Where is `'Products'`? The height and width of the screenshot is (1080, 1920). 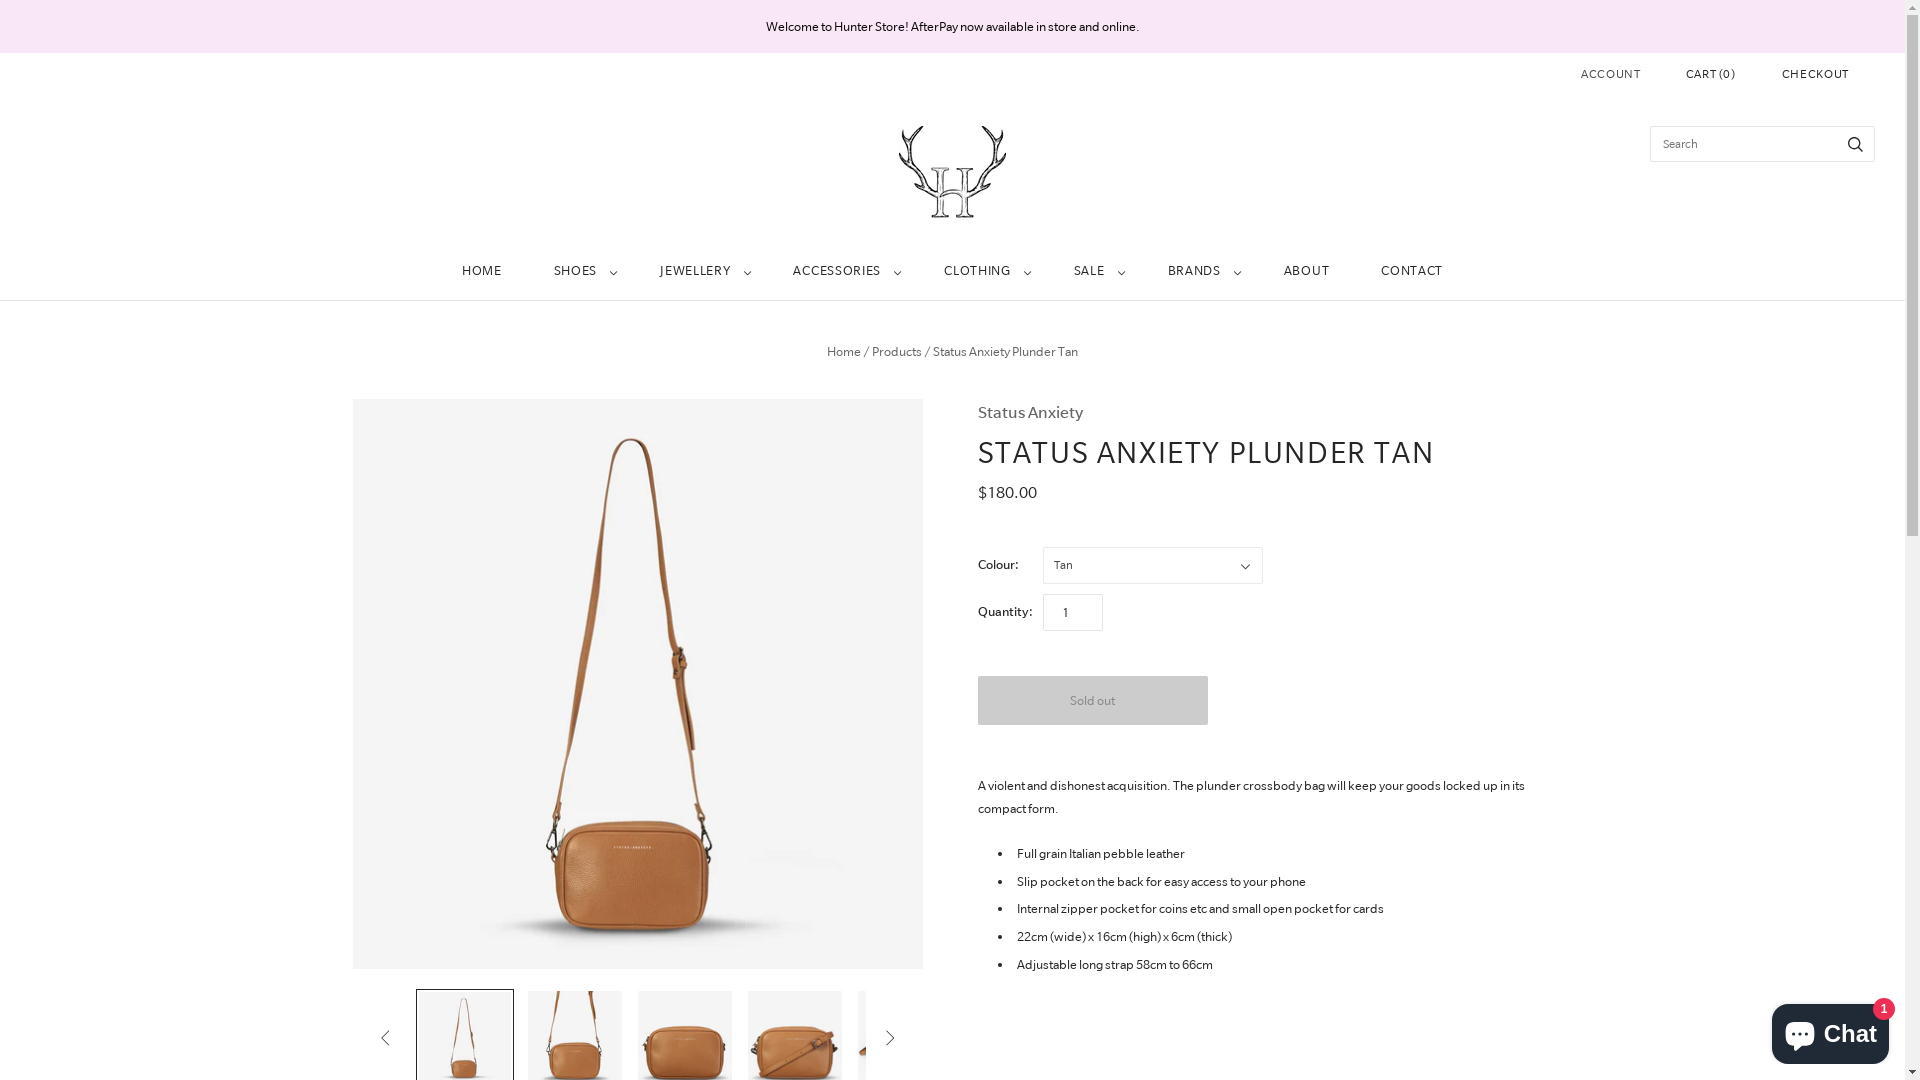
'Products' is located at coordinates (896, 350).